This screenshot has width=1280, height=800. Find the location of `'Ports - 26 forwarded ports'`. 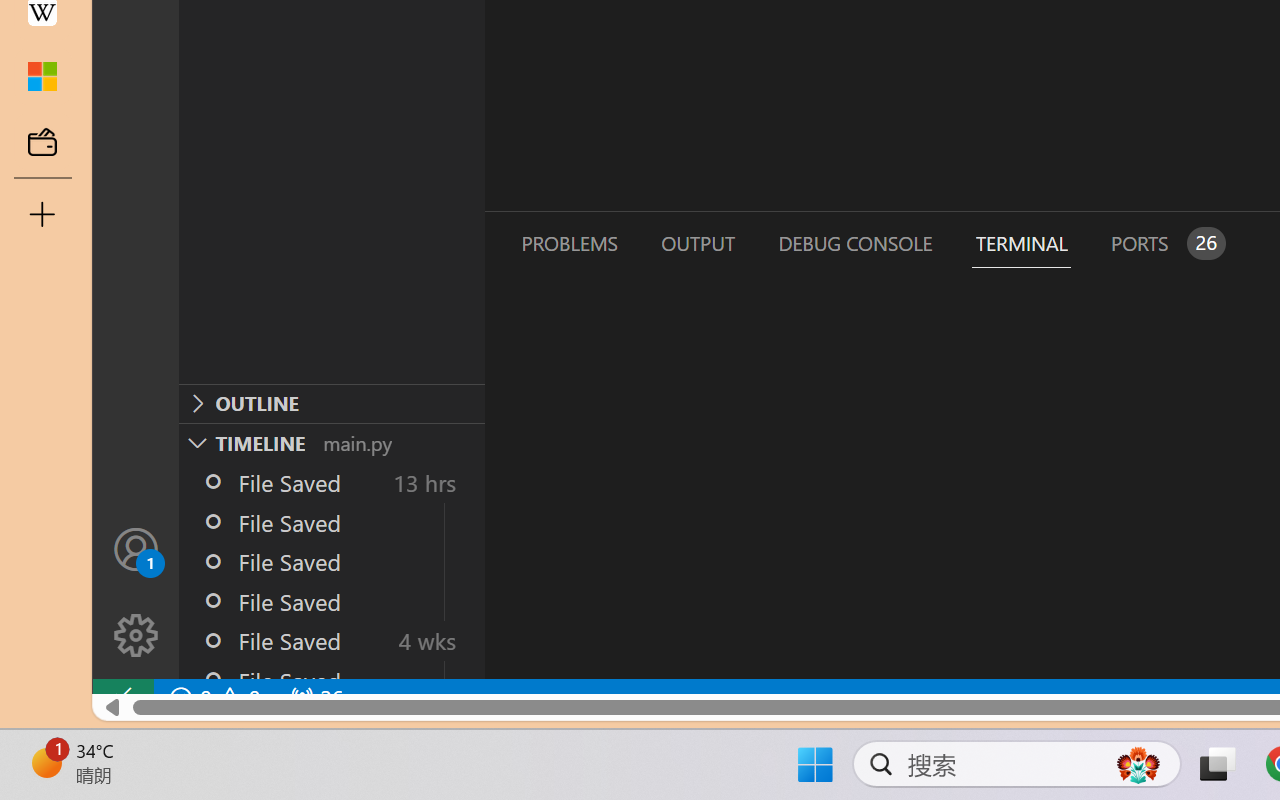

'Ports - 26 forwarded ports' is located at coordinates (1165, 242).